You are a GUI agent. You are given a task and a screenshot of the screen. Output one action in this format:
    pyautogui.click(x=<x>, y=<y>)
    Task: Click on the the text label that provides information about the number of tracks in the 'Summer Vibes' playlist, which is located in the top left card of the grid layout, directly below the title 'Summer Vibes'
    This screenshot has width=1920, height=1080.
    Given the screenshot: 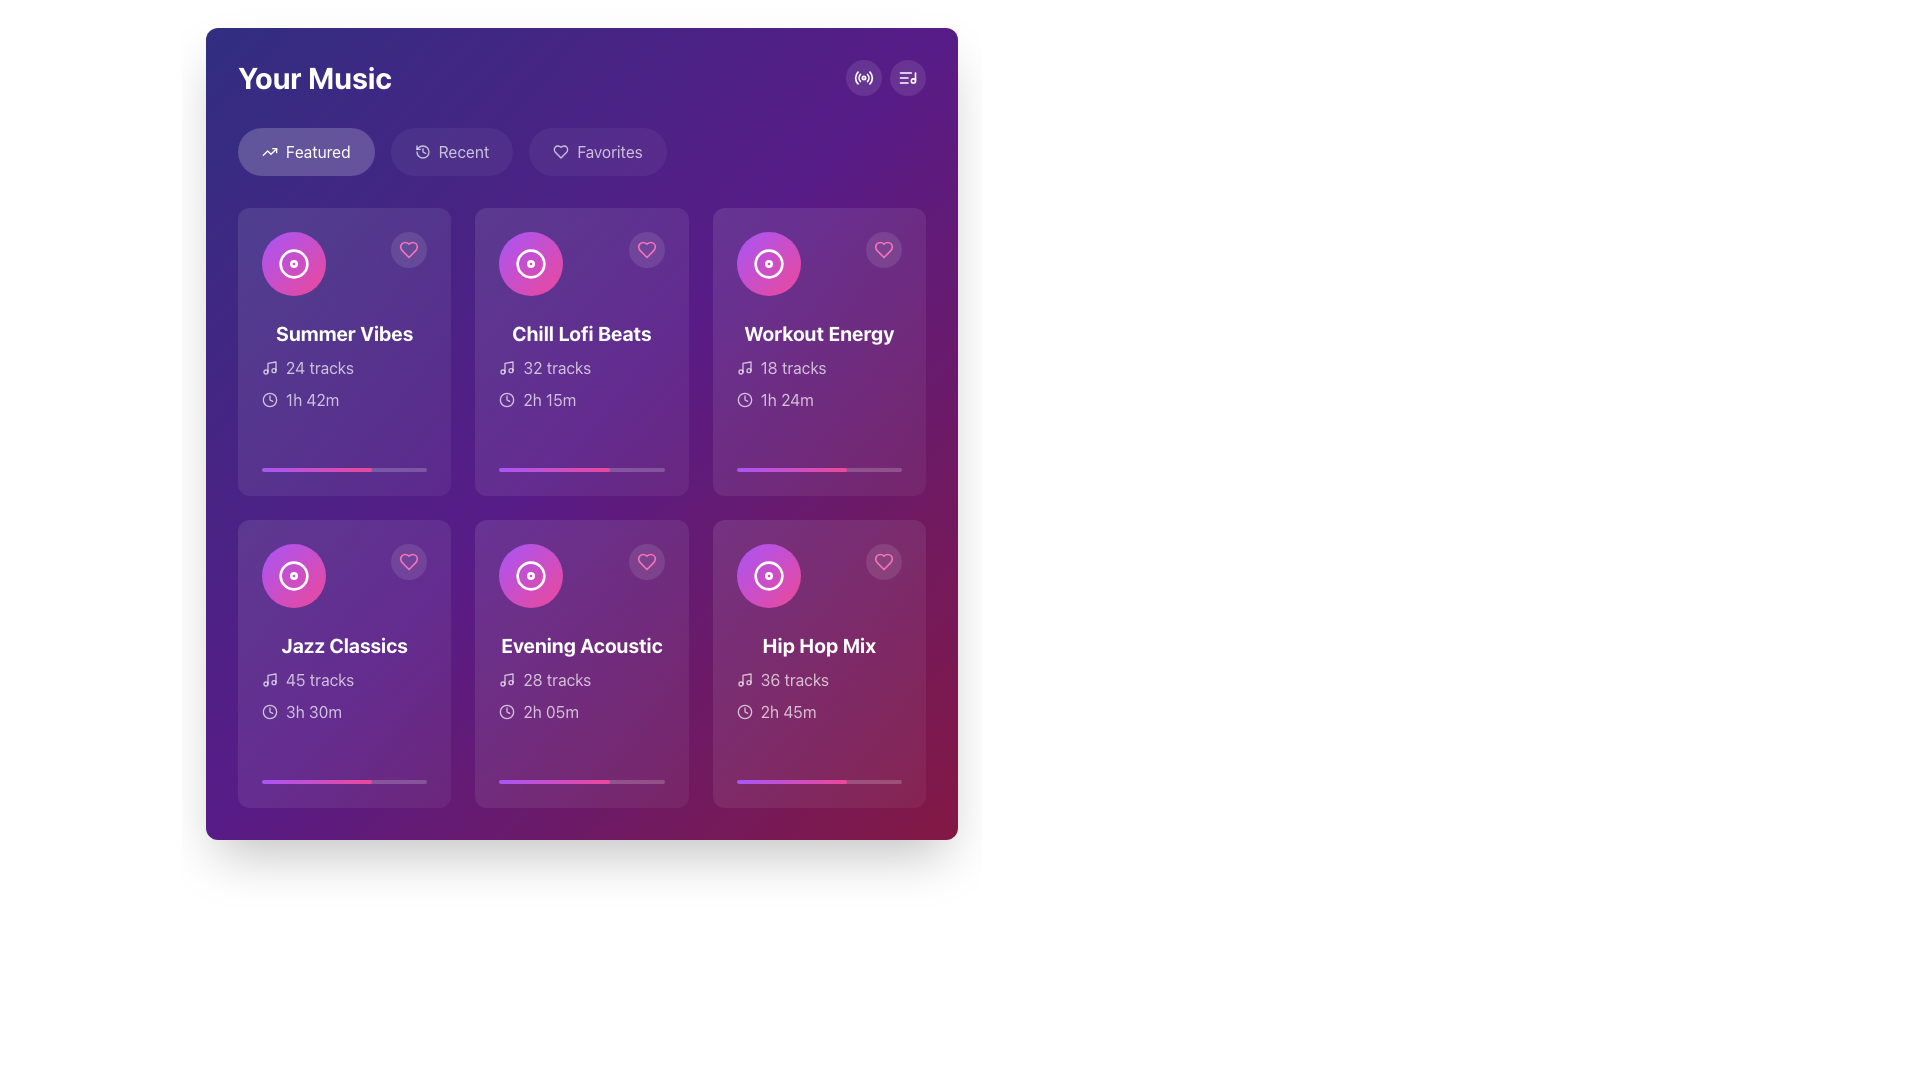 What is the action you would take?
    pyautogui.click(x=344, y=367)
    